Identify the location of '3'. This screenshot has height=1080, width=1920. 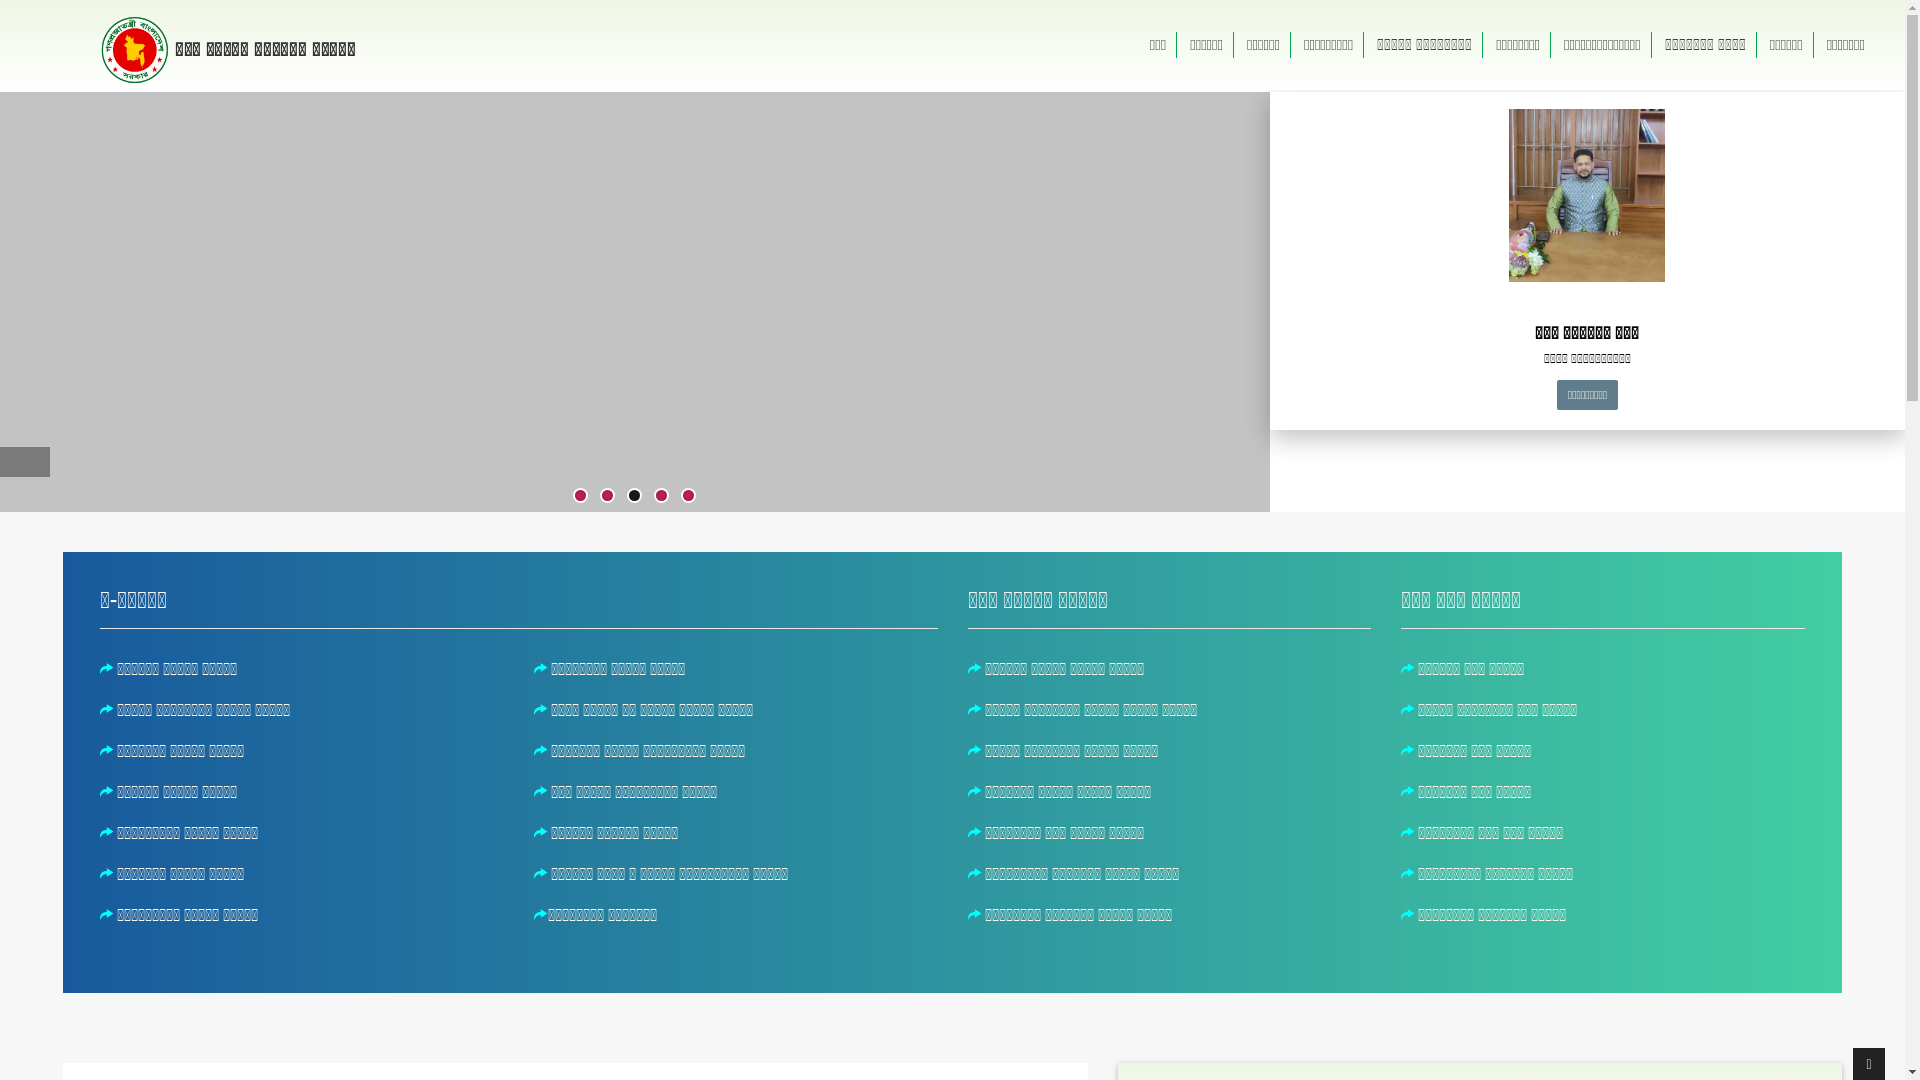
(633, 495).